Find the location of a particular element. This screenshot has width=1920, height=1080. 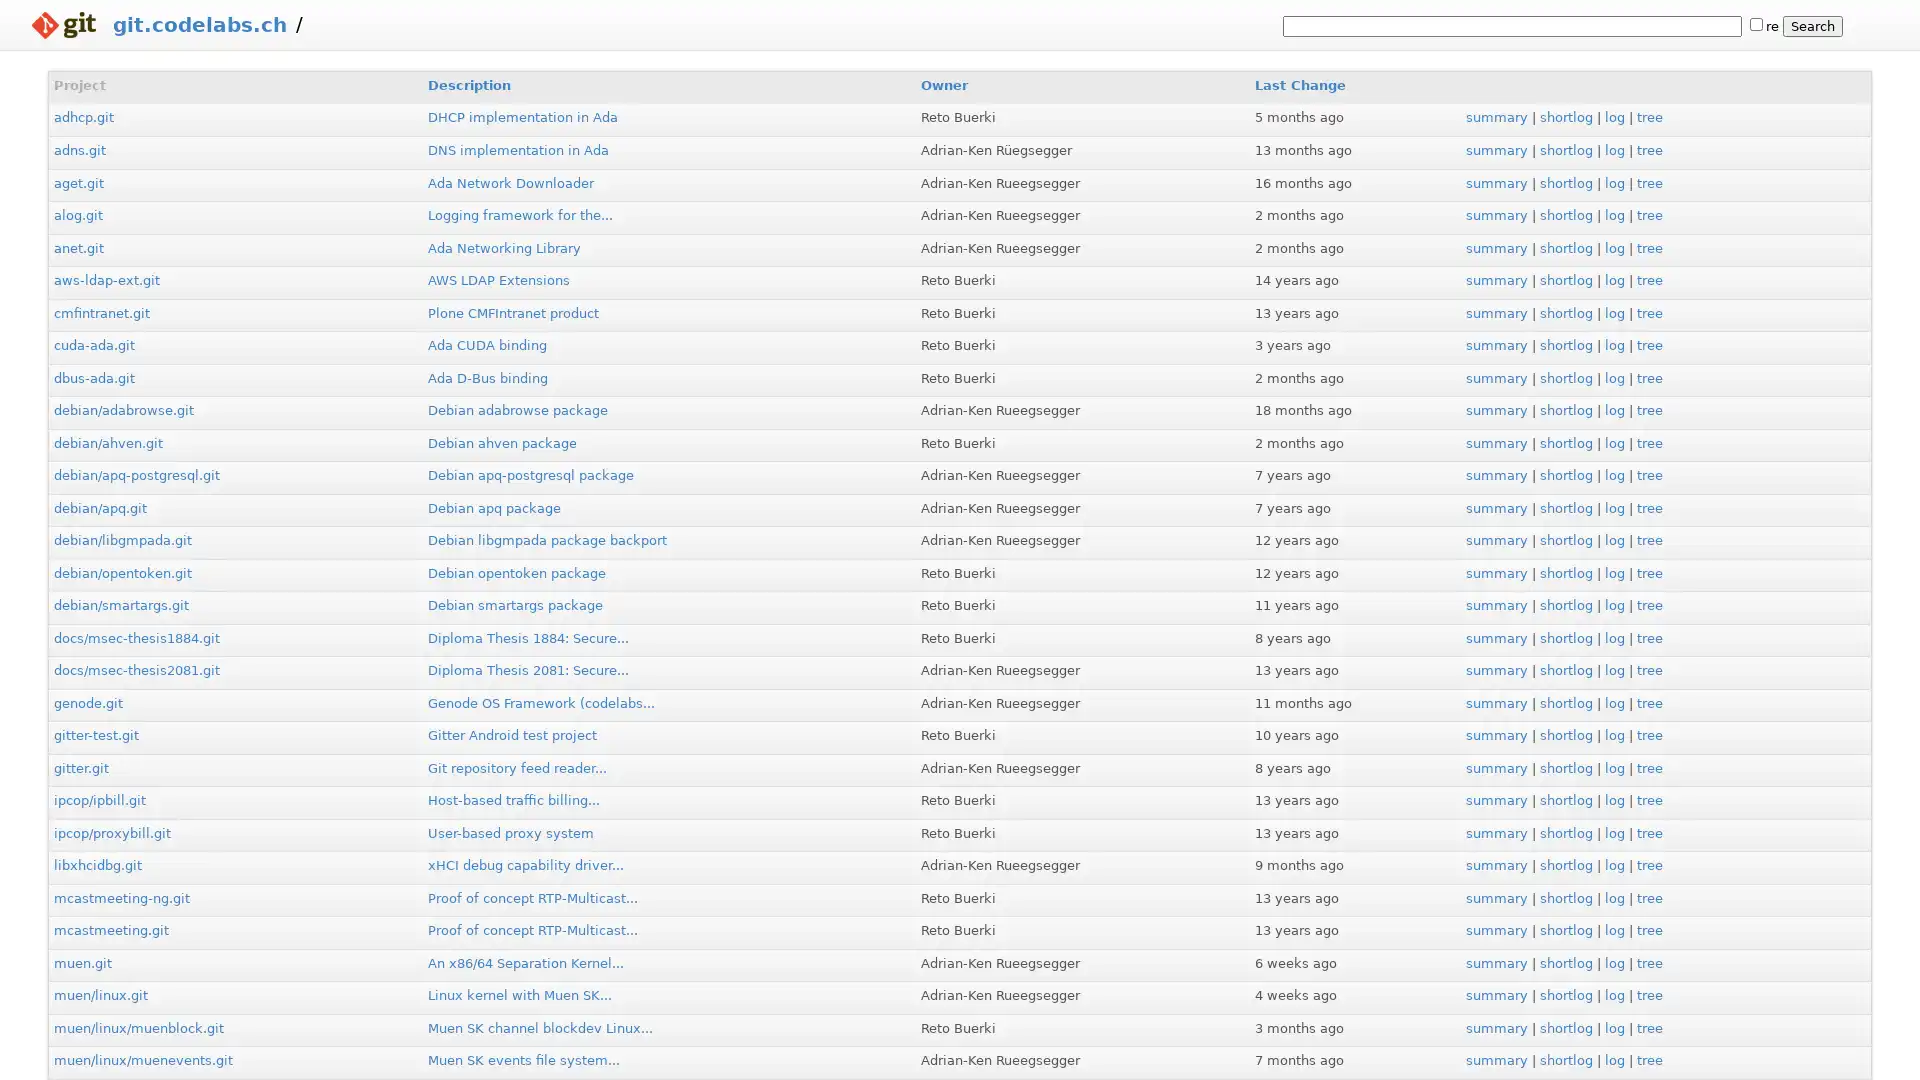

Search is located at coordinates (1813, 26).